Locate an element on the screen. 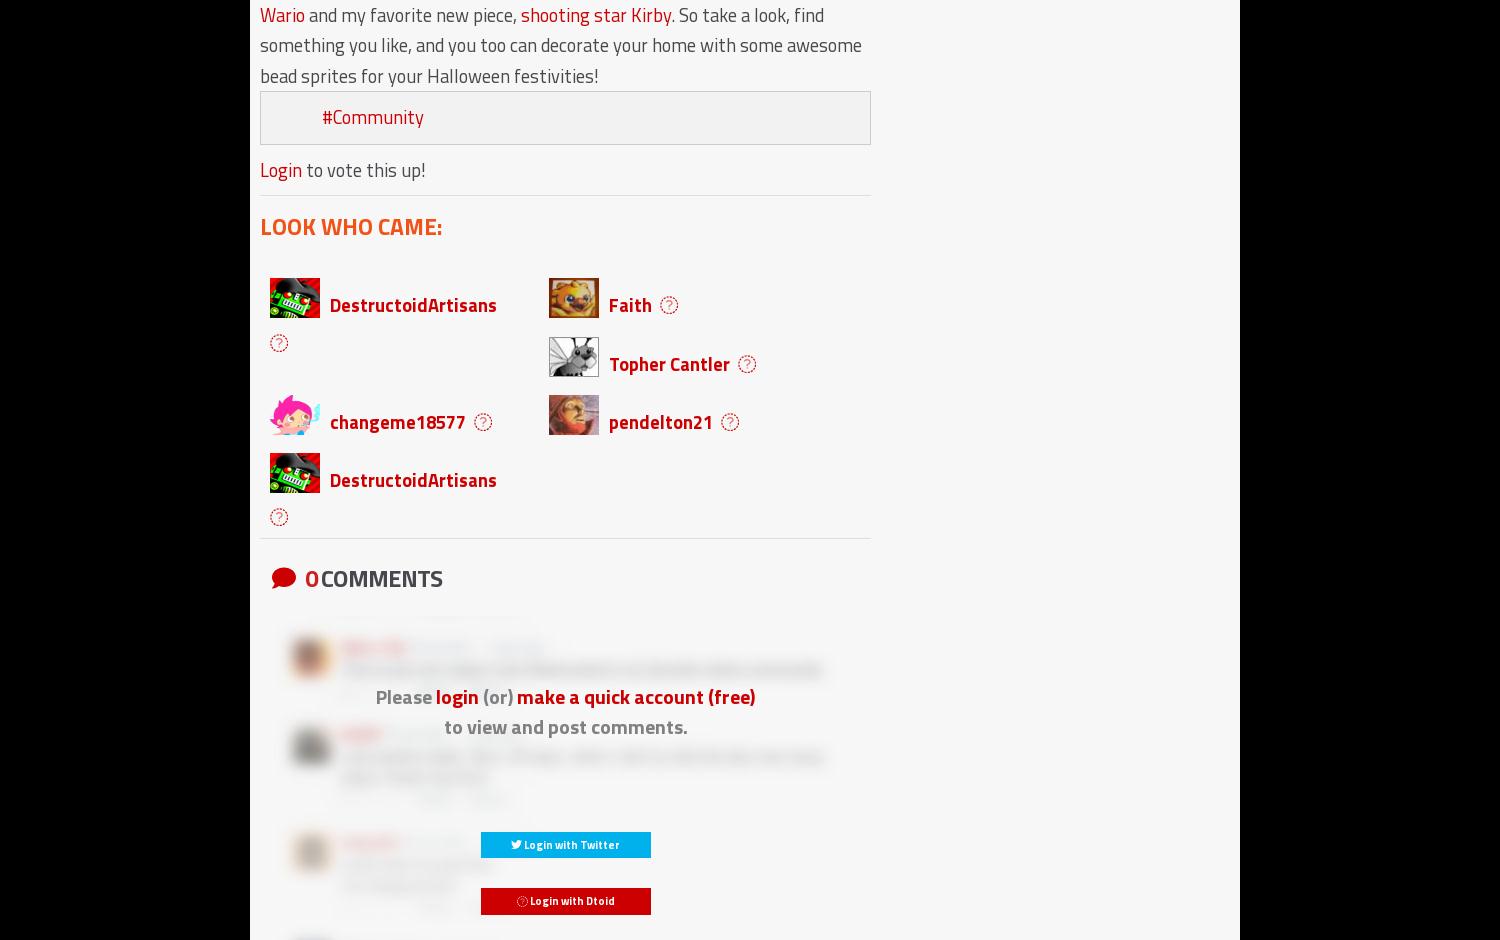 The image size is (1500, 940). 'Please' is located at coordinates (406, 694).